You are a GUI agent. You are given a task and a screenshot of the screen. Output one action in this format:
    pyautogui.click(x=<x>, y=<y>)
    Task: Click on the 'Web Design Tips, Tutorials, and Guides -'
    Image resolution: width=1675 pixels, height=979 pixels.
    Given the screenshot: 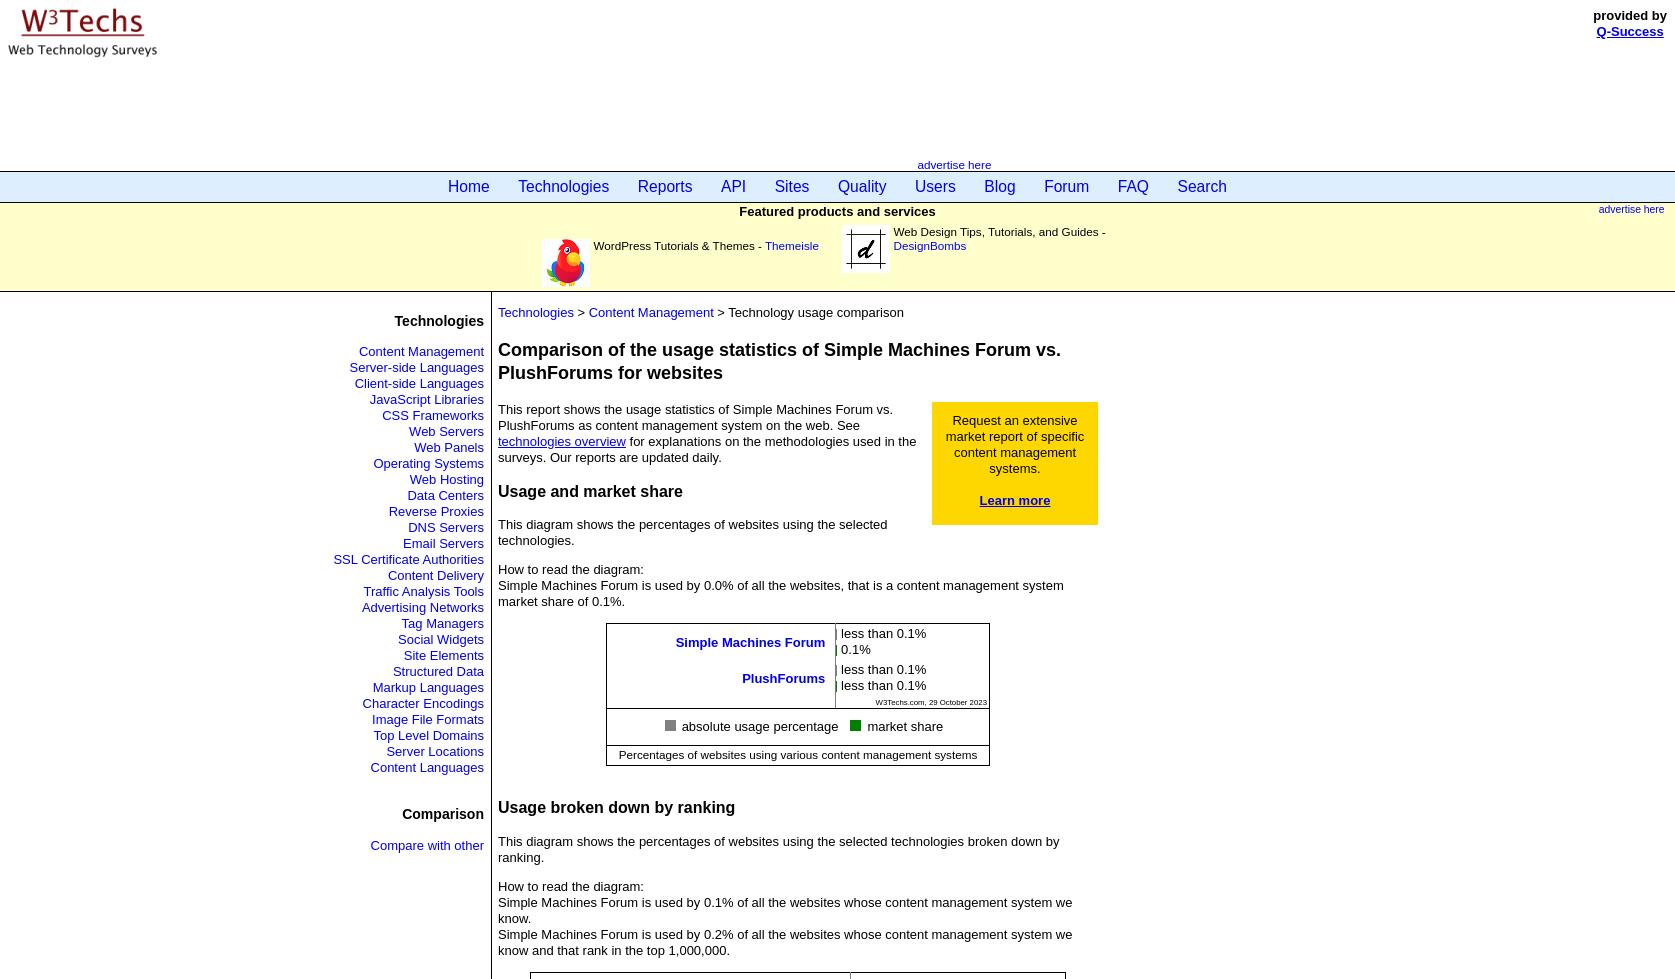 What is the action you would take?
    pyautogui.click(x=997, y=231)
    